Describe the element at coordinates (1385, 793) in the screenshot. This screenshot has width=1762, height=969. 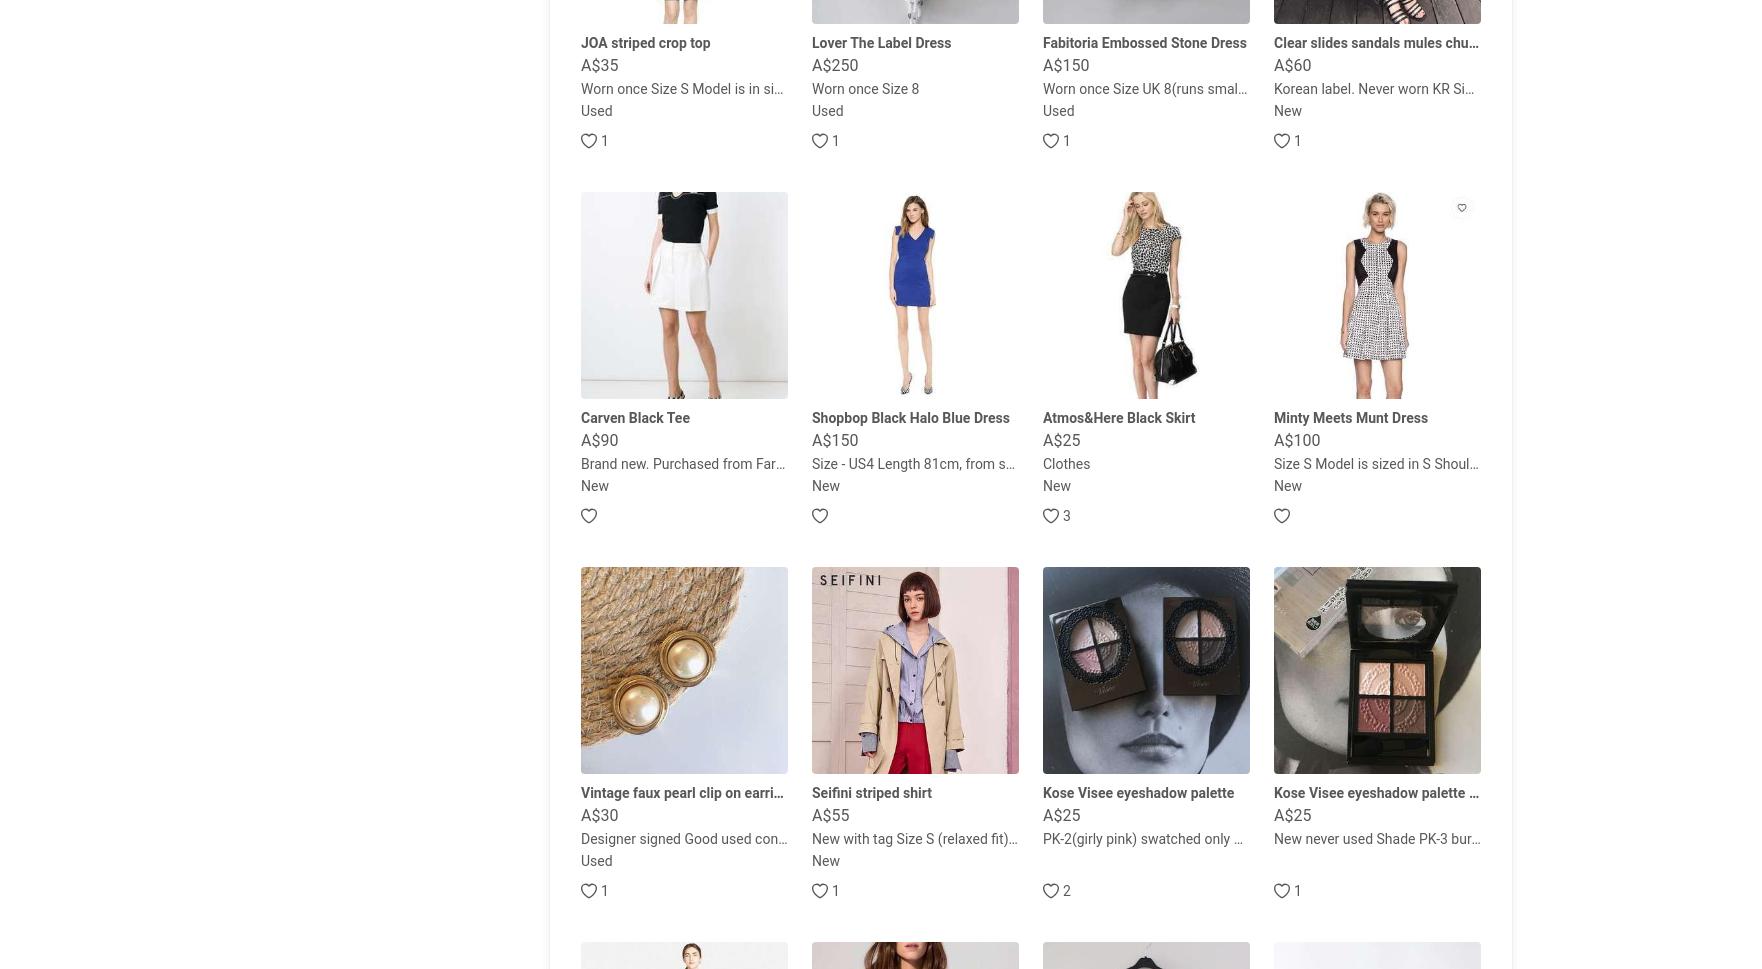
I see `'Kose Visee eyeshadow palette PK-3'` at that location.